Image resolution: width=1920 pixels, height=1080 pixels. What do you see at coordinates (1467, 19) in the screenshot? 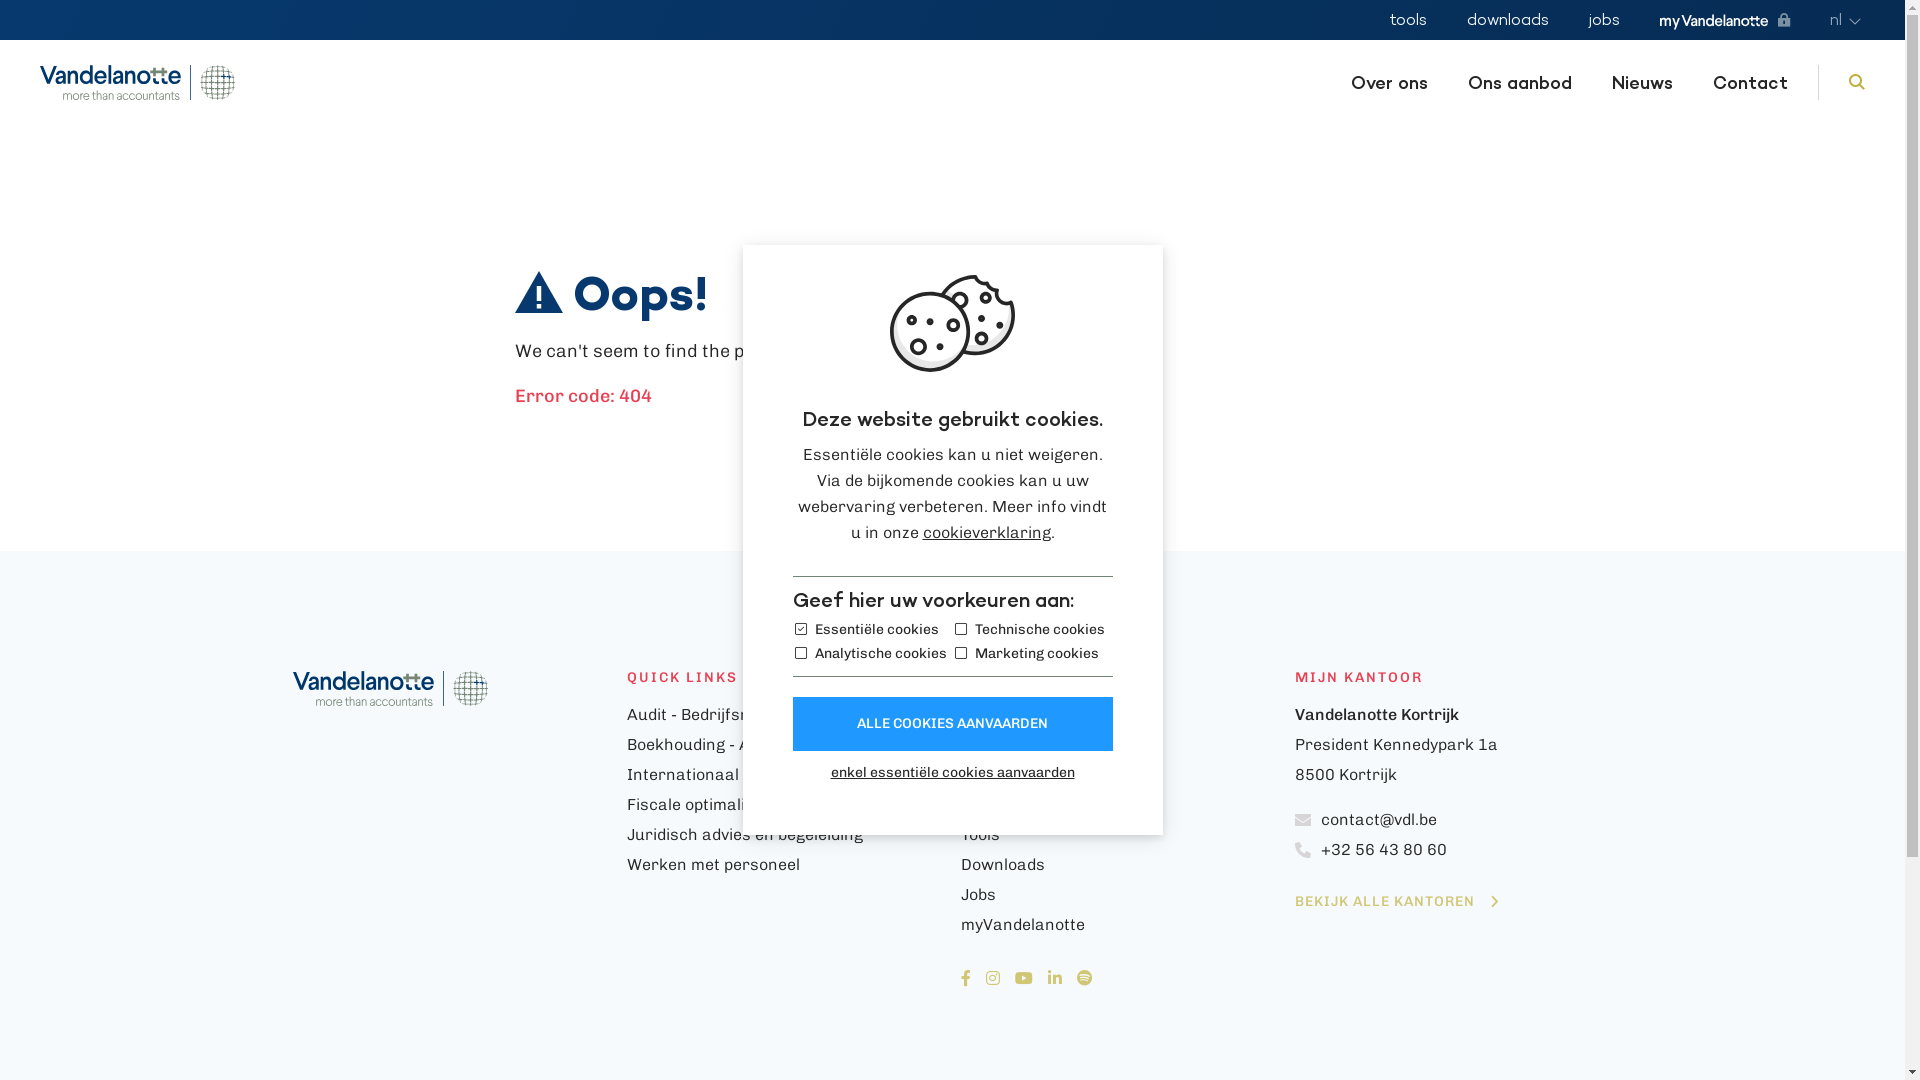
I see `'downloads'` at bounding box center [1467, 19].